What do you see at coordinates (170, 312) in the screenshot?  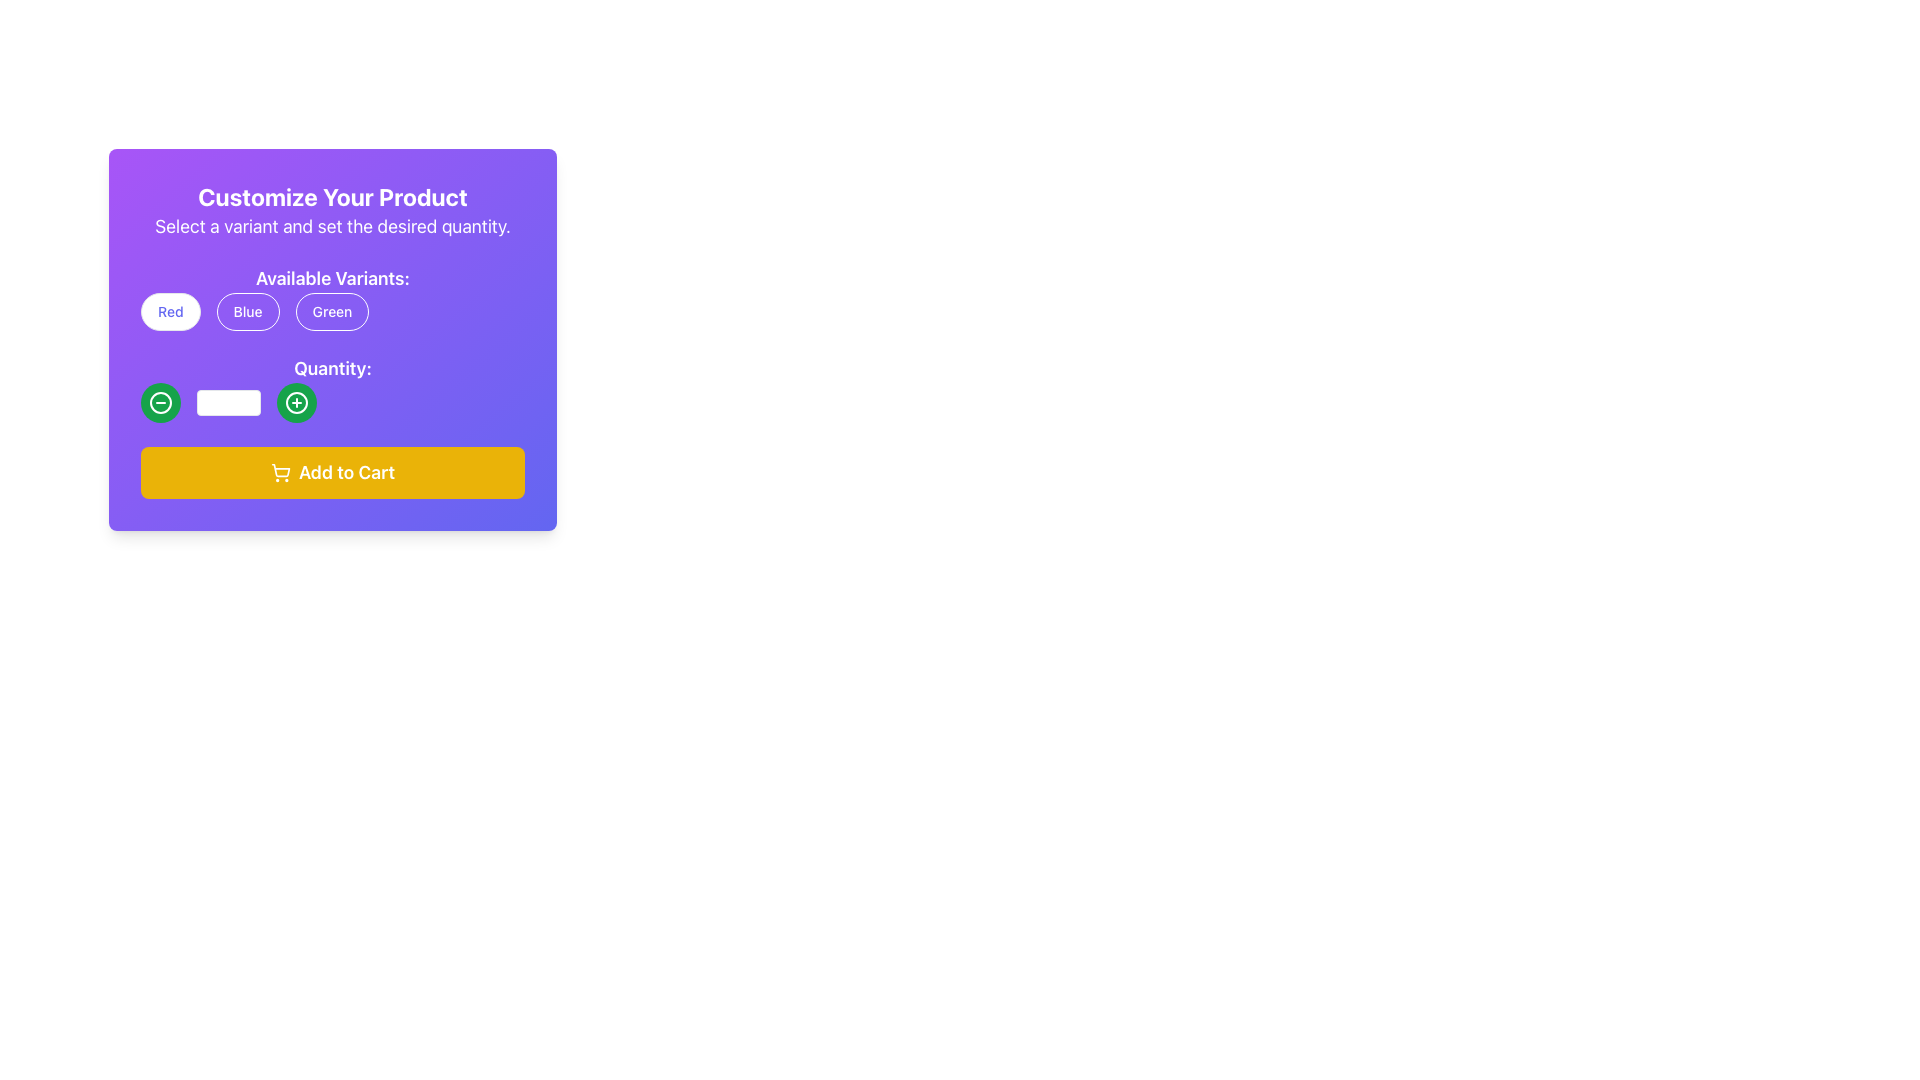 I see `the 'Red' variant button` at bounding box center [170, 312].